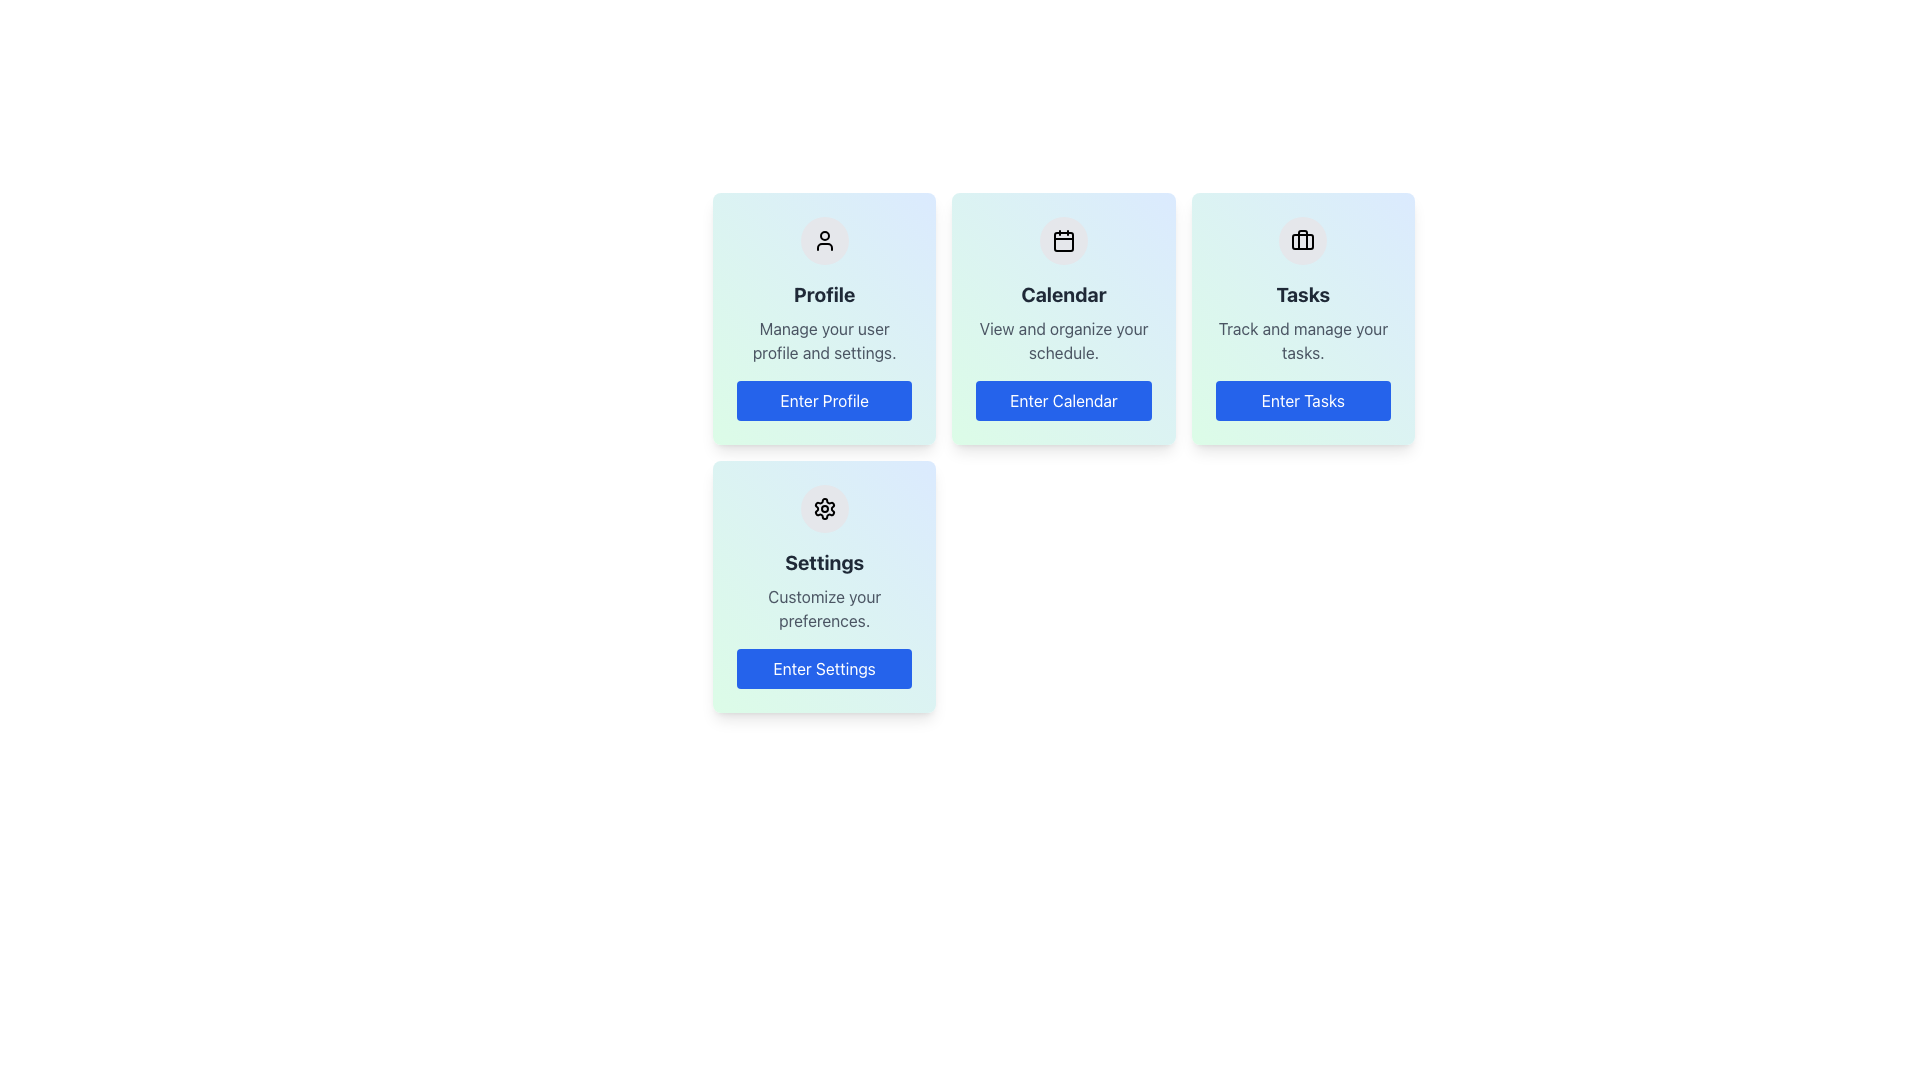 This screenshot has width=1920, height=1080. Describe the element at coordinates (824, 608) in the screenshot. I see `the text block that reads 'Customize your preferences.' which is located within the 'Settings' card, positioned below the title 'Settings' and above the 'Enter Settings' button` at that location.